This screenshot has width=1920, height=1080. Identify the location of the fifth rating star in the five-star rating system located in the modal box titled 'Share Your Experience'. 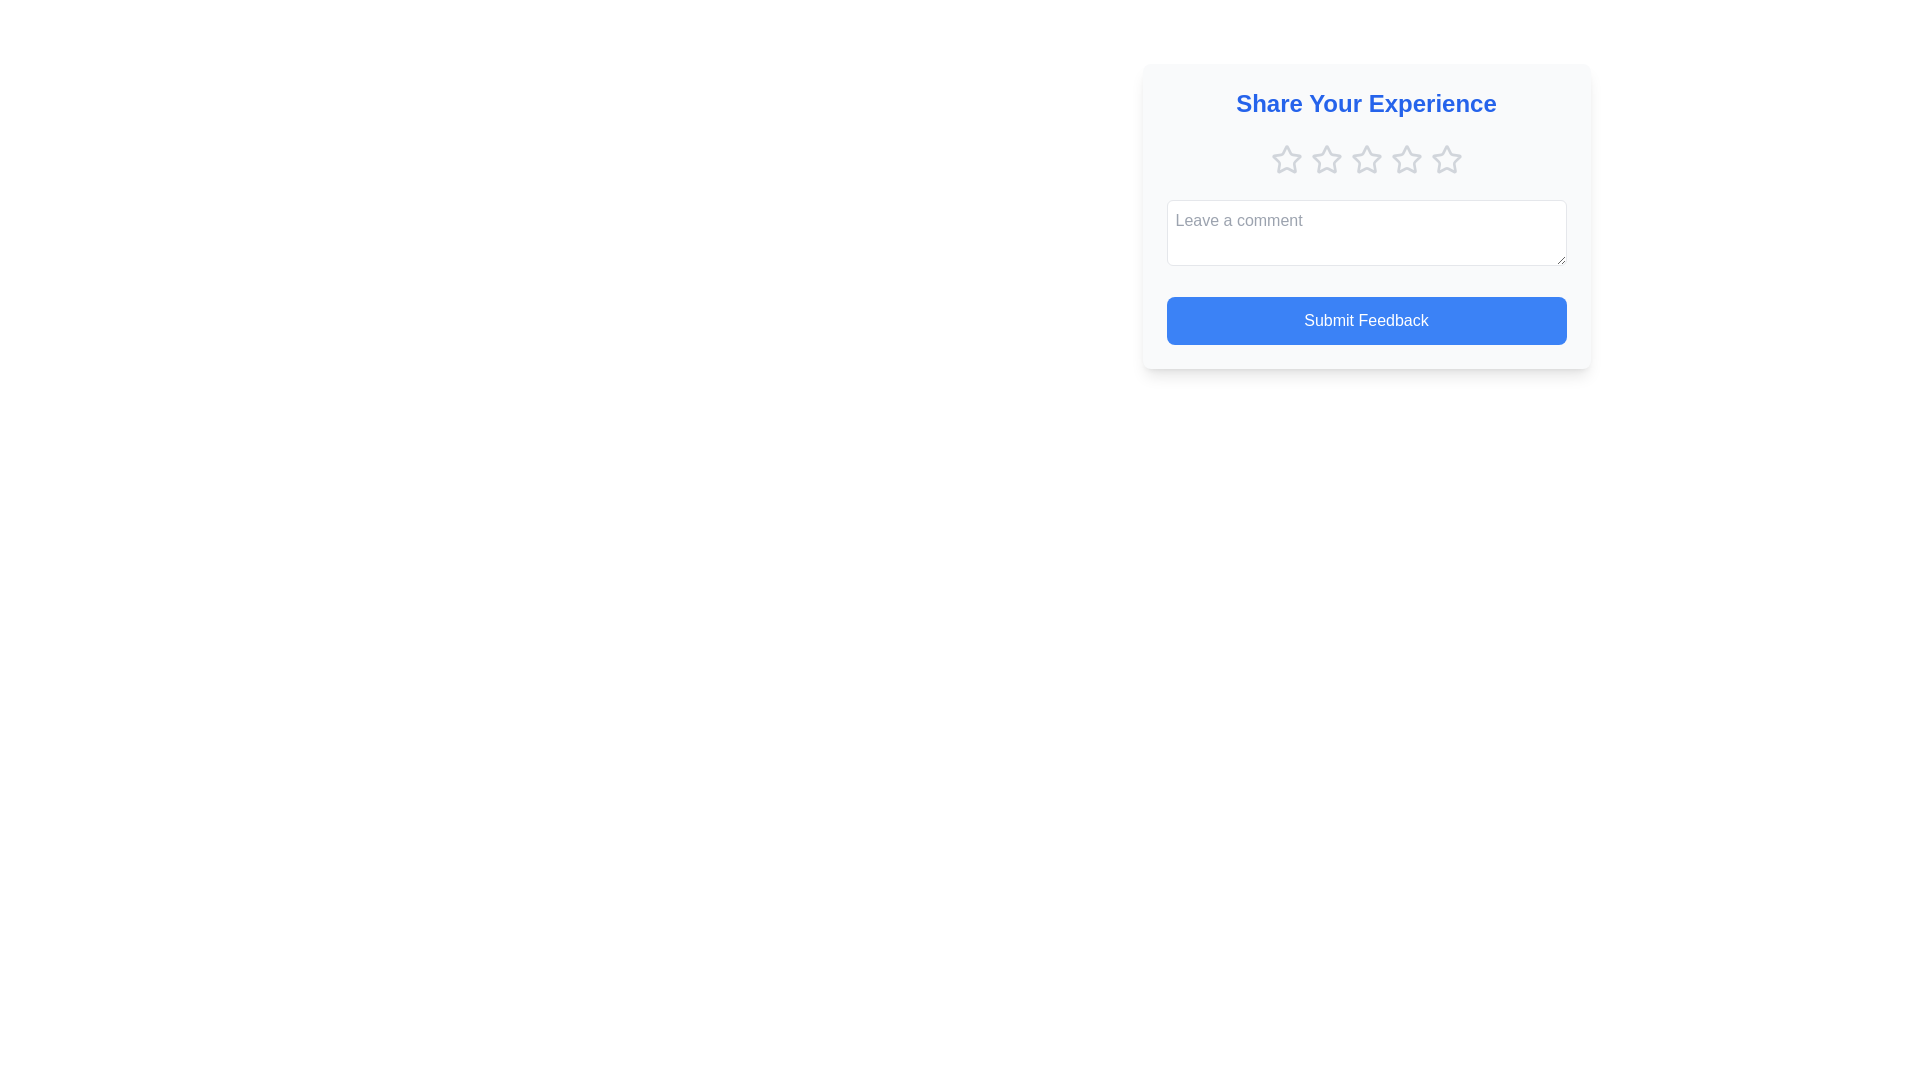
(1446, 158).